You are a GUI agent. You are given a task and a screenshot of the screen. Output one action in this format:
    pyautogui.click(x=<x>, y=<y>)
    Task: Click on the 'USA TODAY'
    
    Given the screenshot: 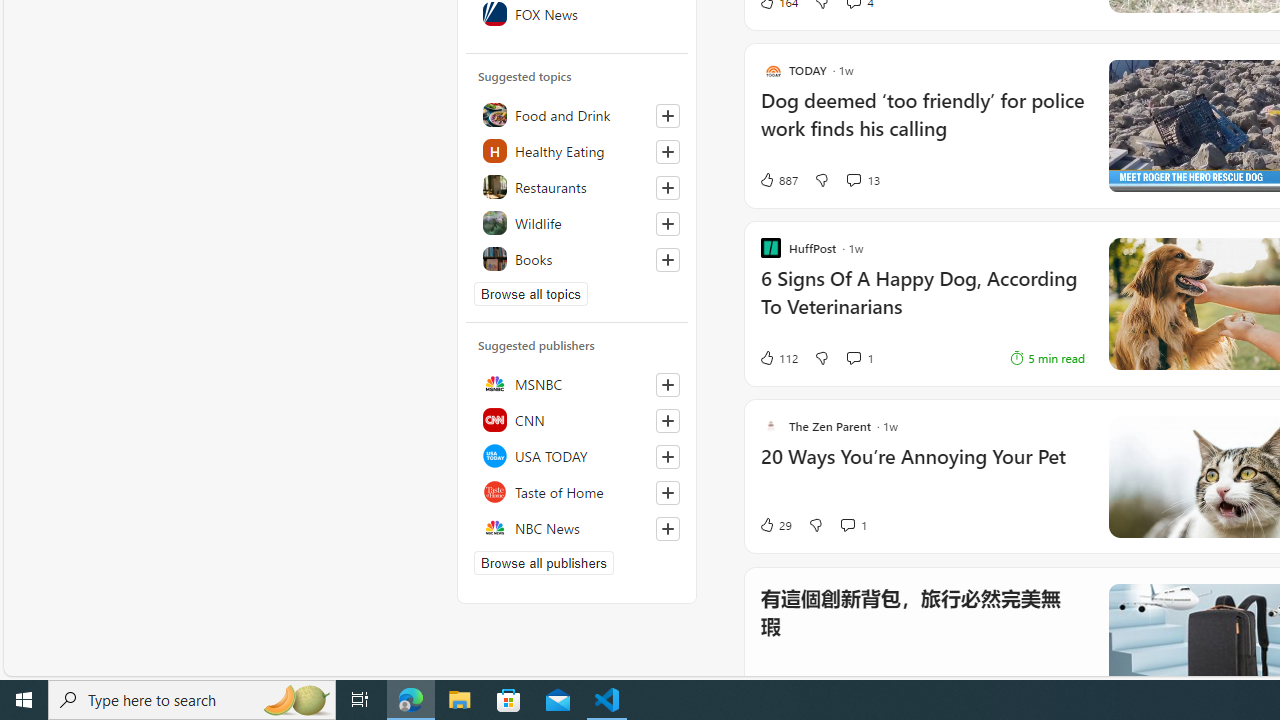 What is the action you would take?
    pyautogui.click(x=576, y=456)
    